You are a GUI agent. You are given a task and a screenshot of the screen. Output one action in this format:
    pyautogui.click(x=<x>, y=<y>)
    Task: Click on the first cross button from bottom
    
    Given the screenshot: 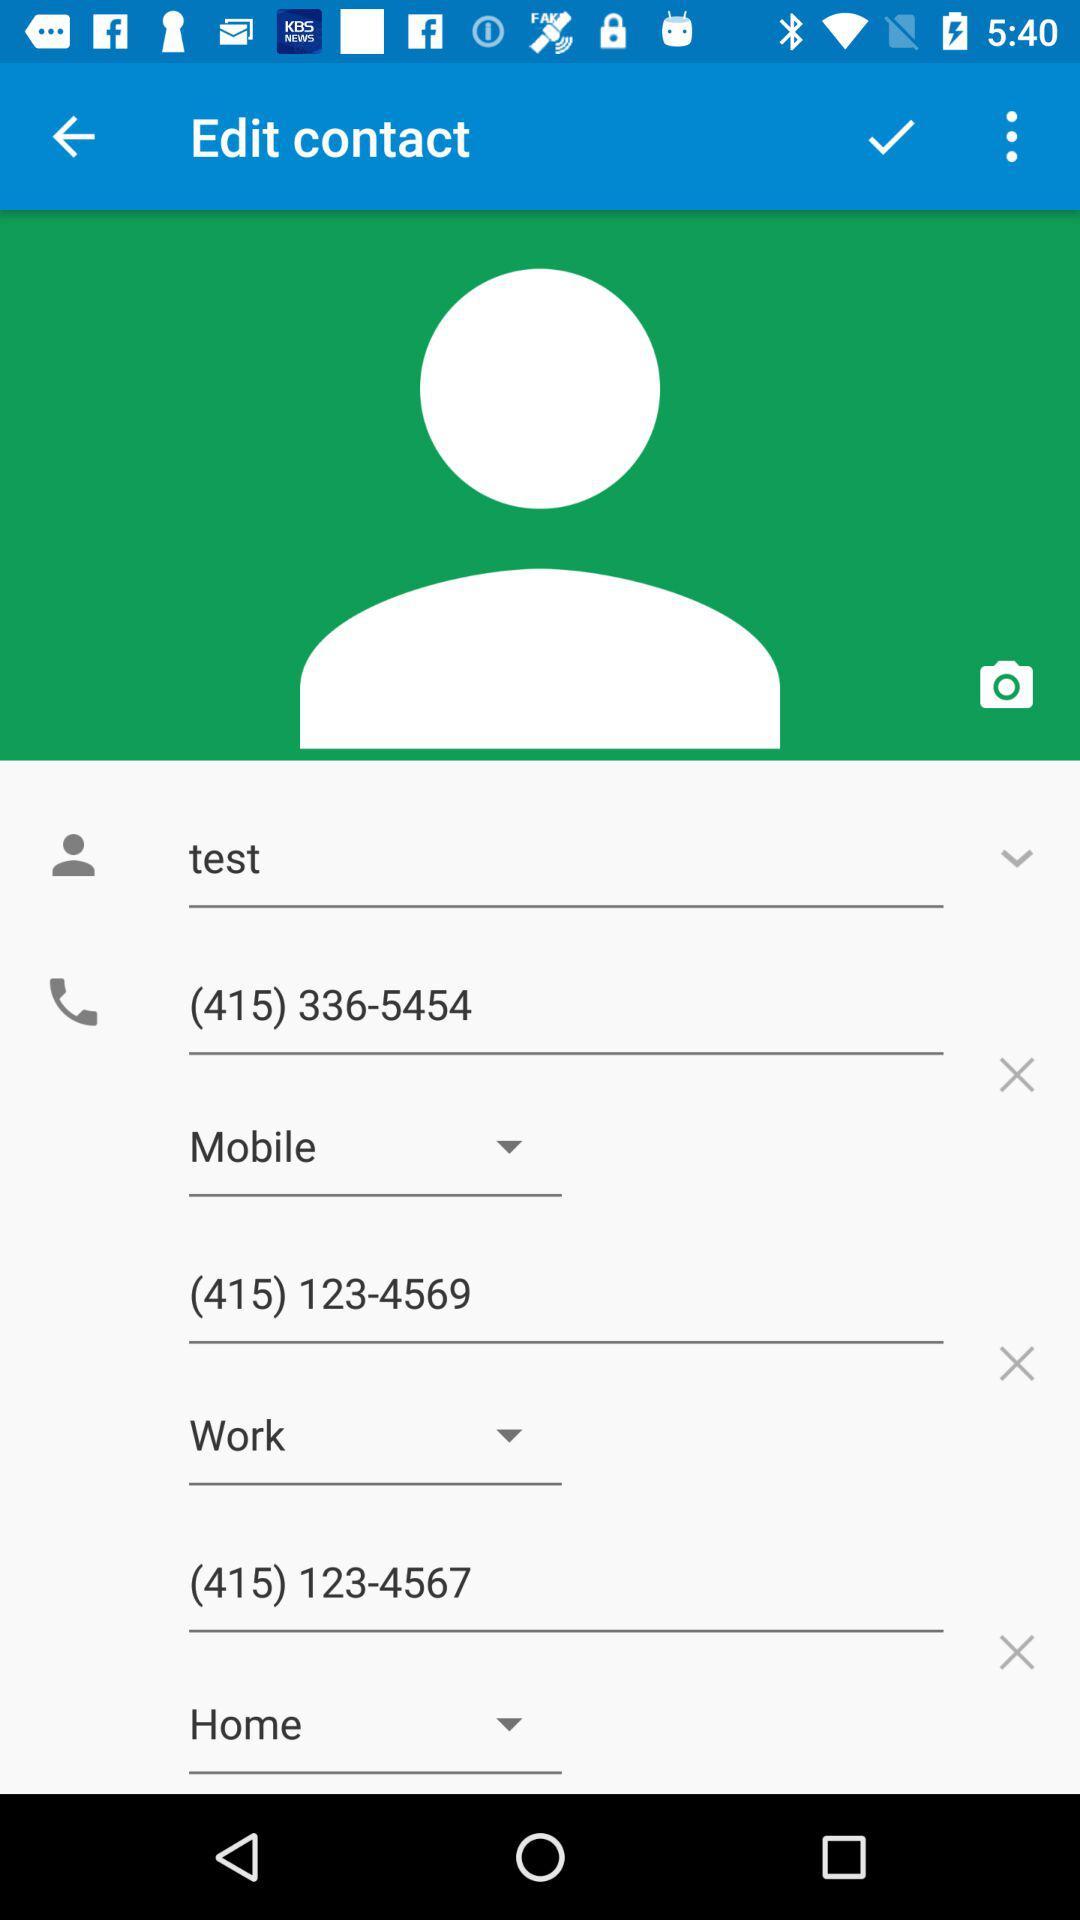 What is the action you would take?
    pyautogui.click(x=1017, y=1651)
    